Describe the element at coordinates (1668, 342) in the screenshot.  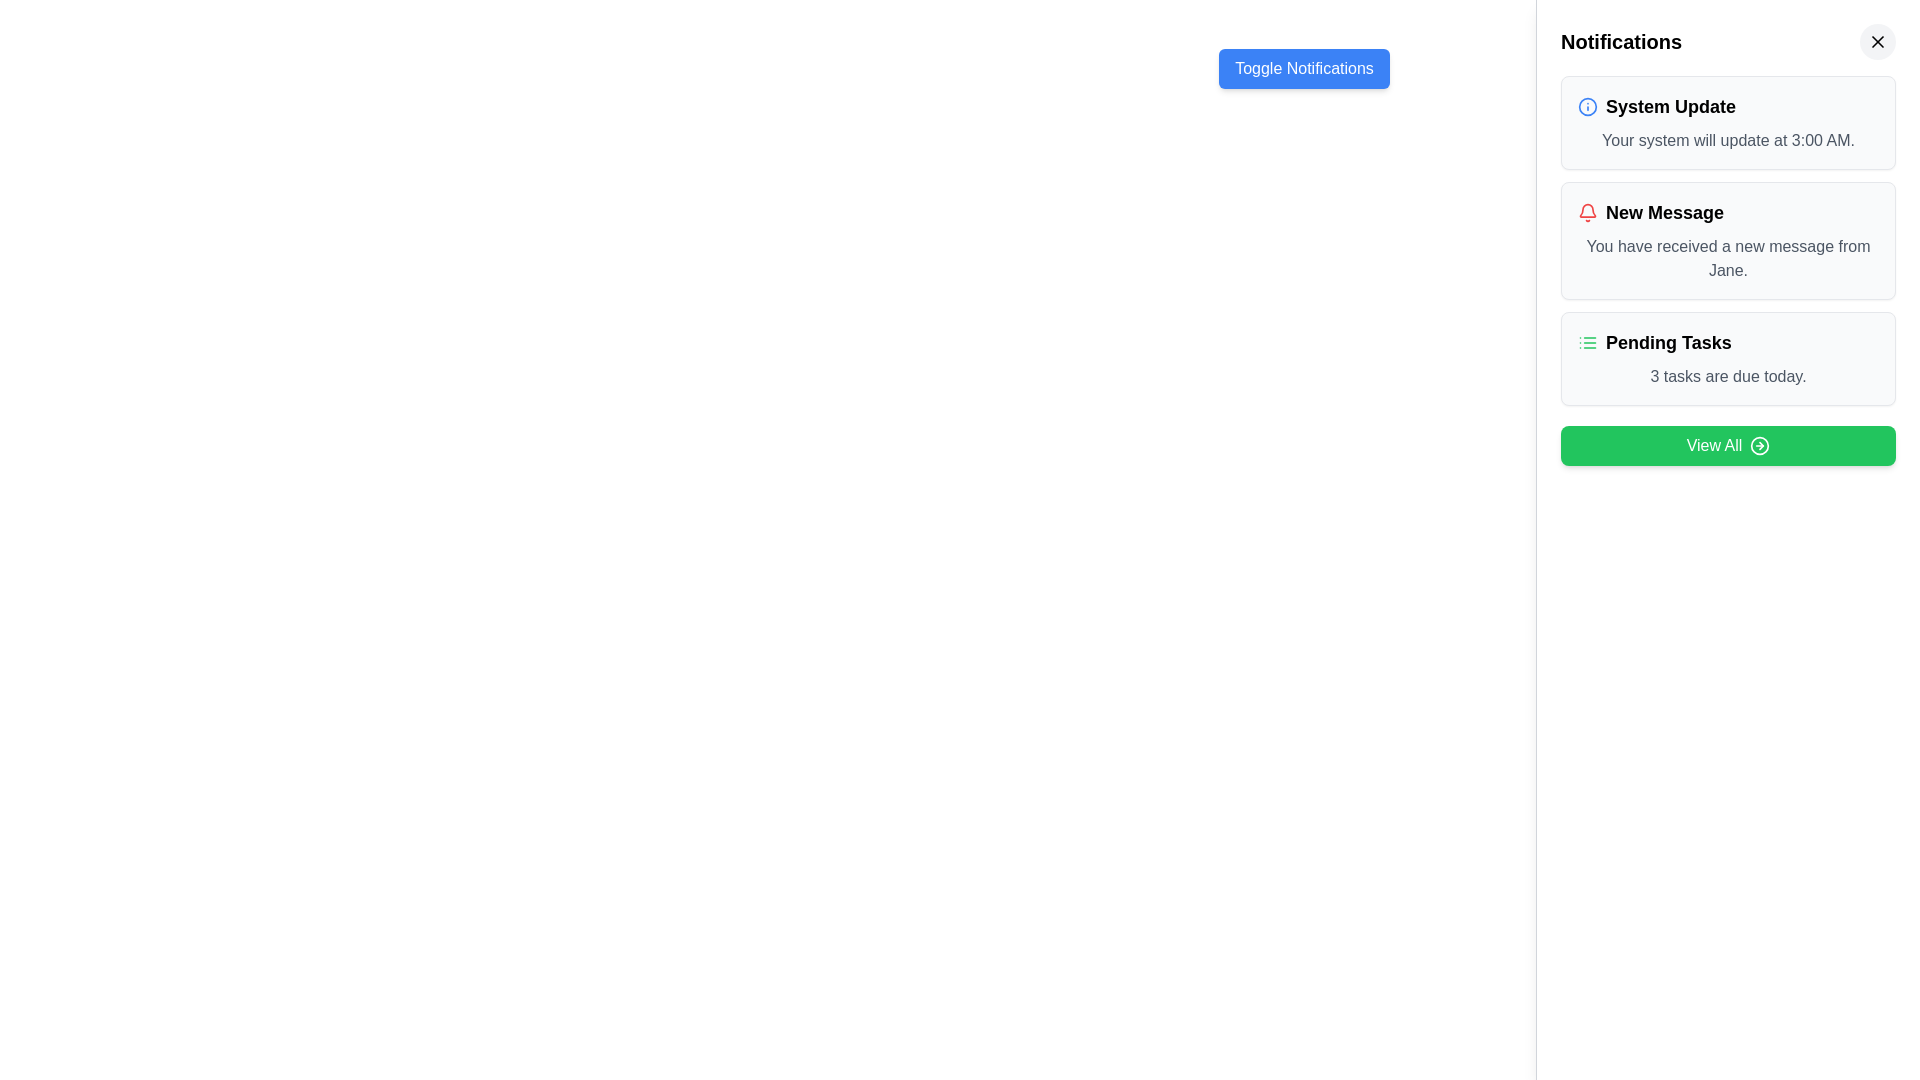
I see `the 'Pending Tasks' text label, which is a large, bold, black font heading located in the lower section of the notification panel, to the right of a green list icon` at that location.